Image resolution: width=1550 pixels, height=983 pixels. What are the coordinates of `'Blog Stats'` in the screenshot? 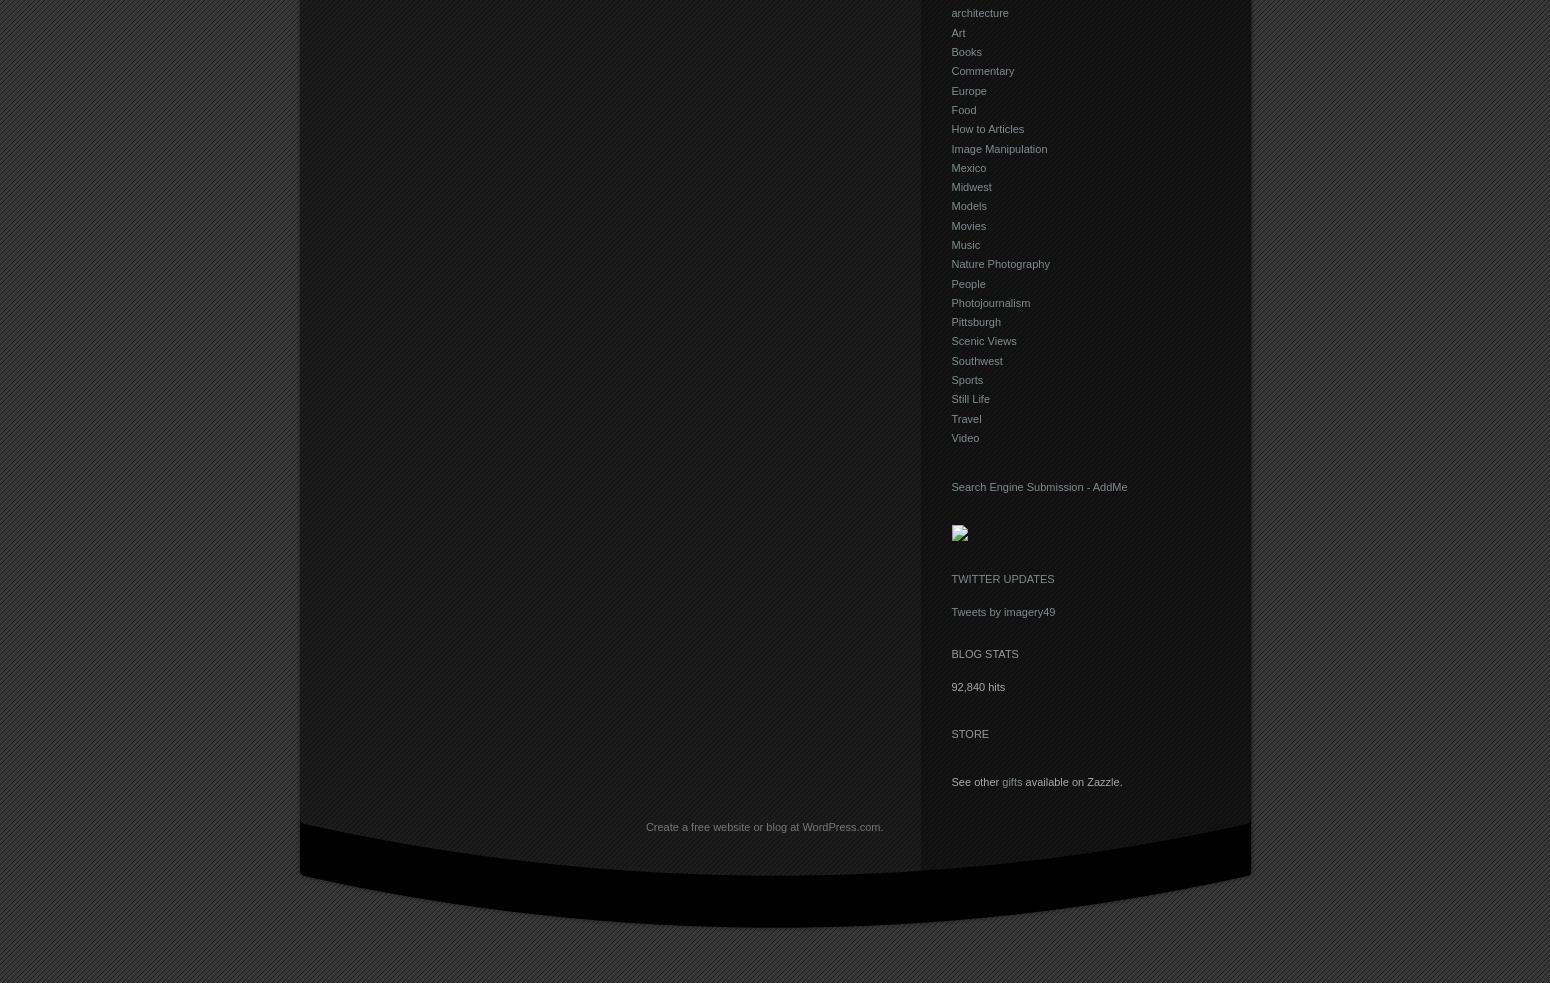 It's located at (983, 653).